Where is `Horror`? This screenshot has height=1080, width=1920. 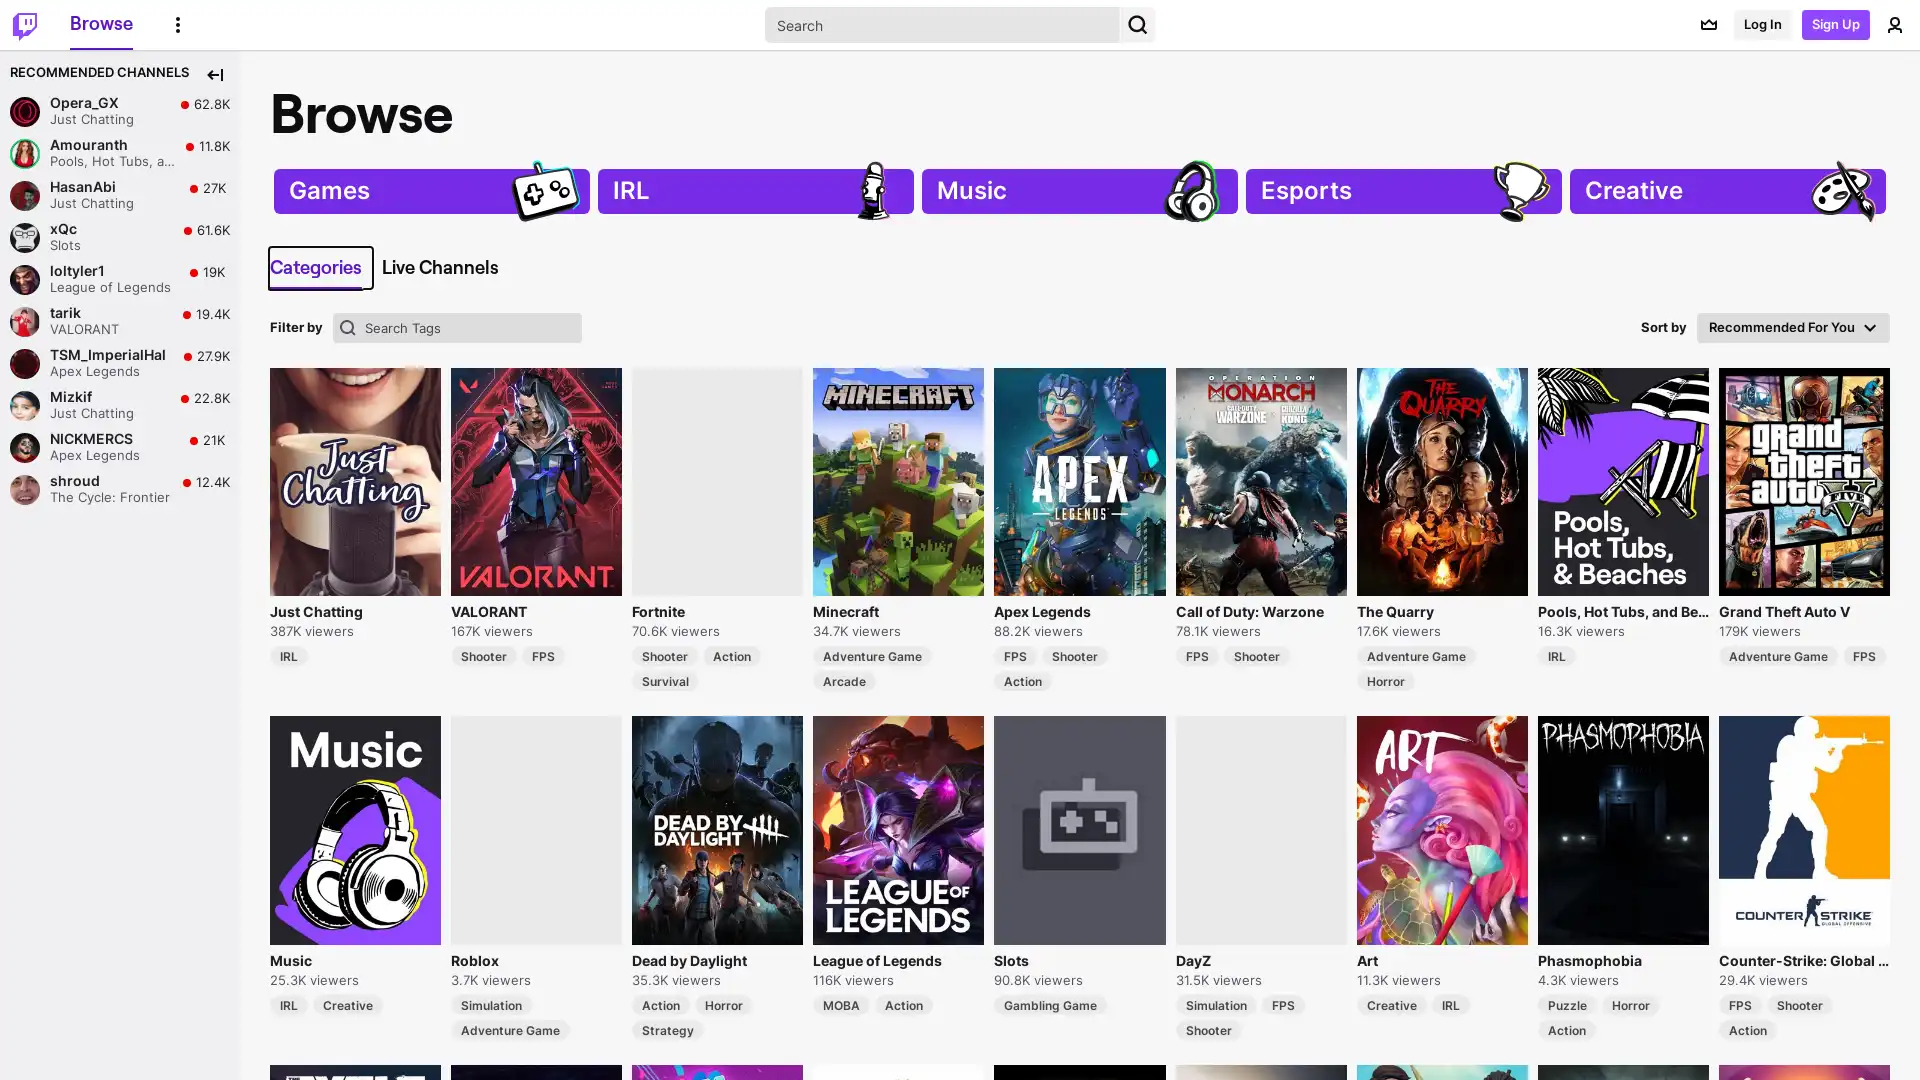
Horror is located at coordinates (1384, 680).